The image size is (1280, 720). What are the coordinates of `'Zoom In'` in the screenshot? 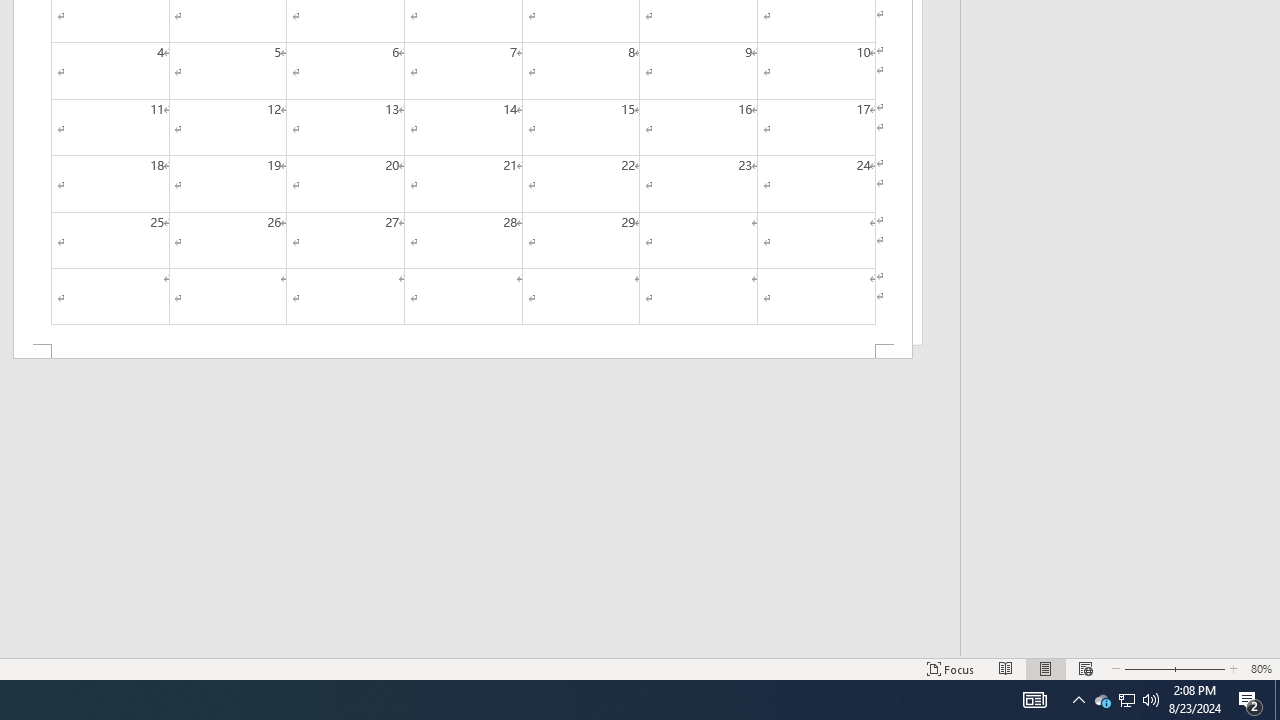 It's located at (1196, 669).